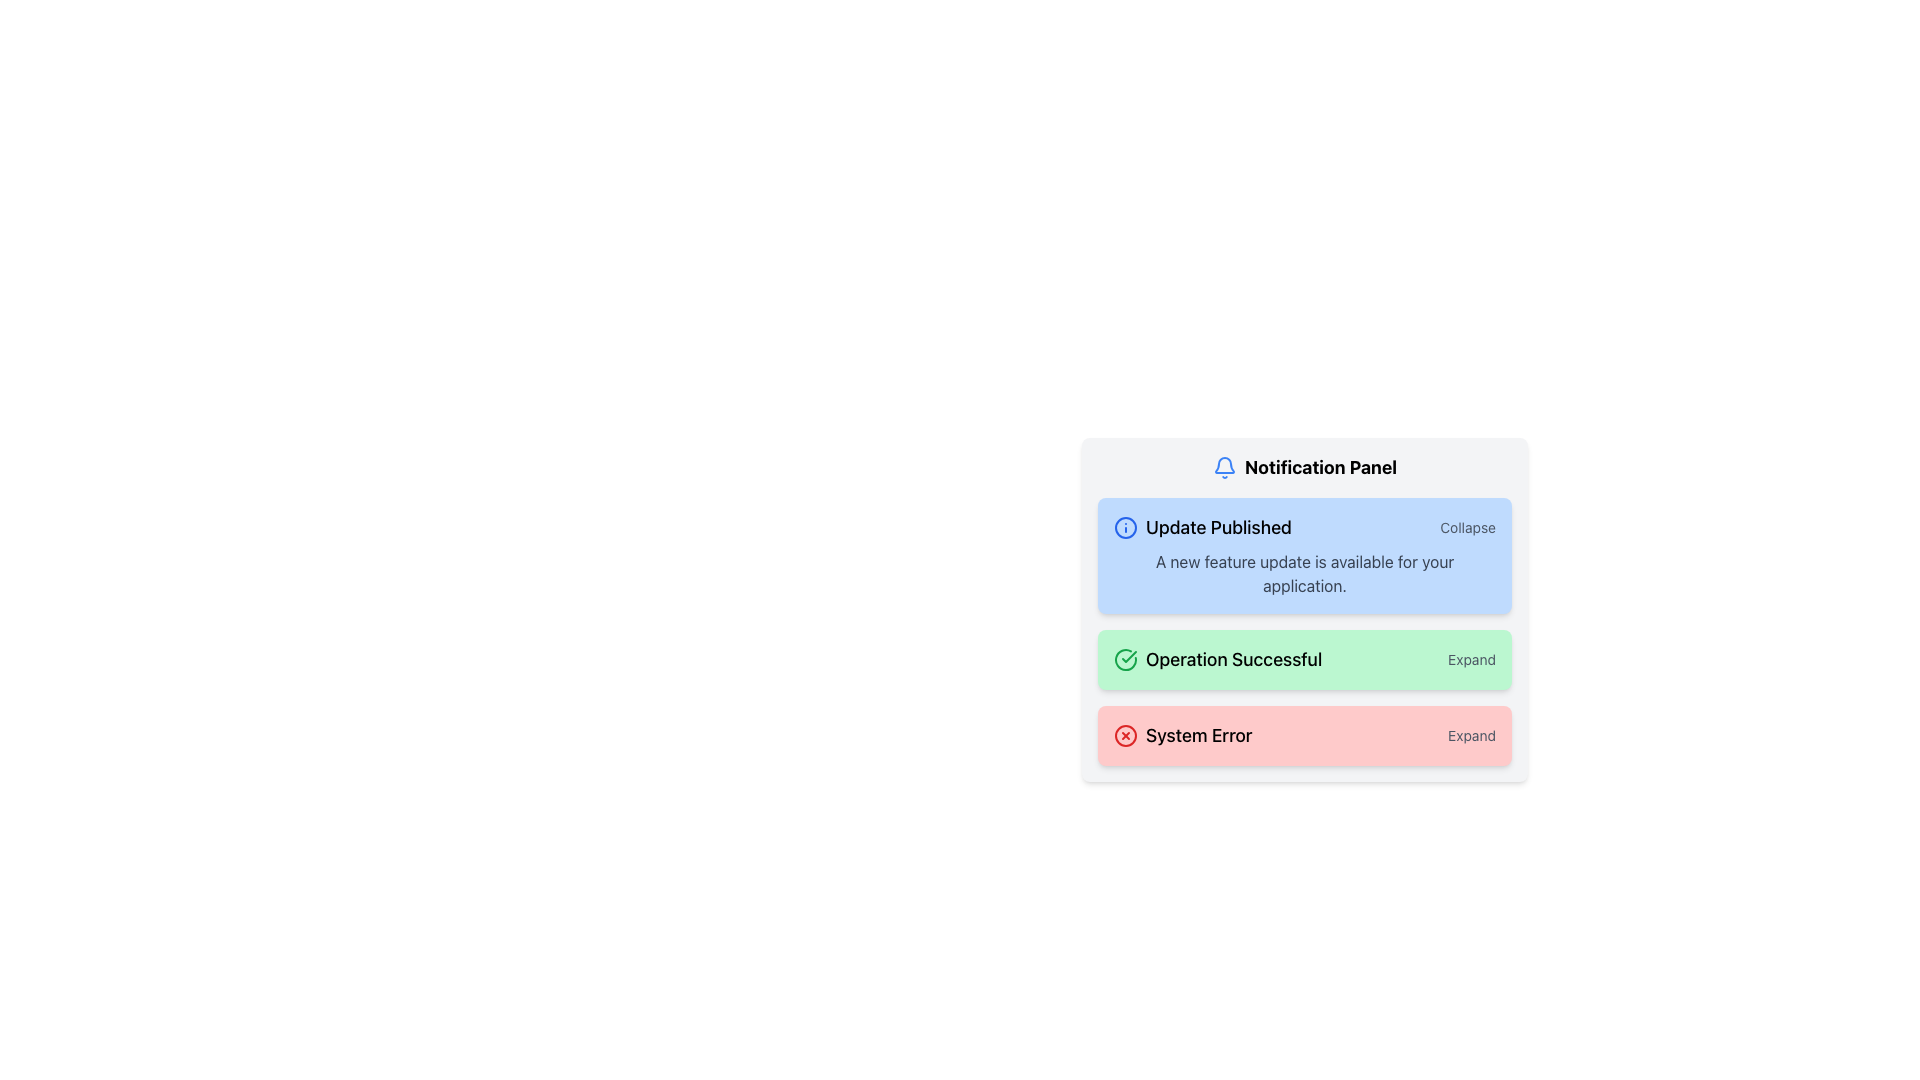 The height and width of the screenshot is (1080, 1920). Describe the element at coordinates (1305, 736) in the screenshot. I see `the 'Expand' link on the error notification card located in the bottom section of the notification panel` at that location.